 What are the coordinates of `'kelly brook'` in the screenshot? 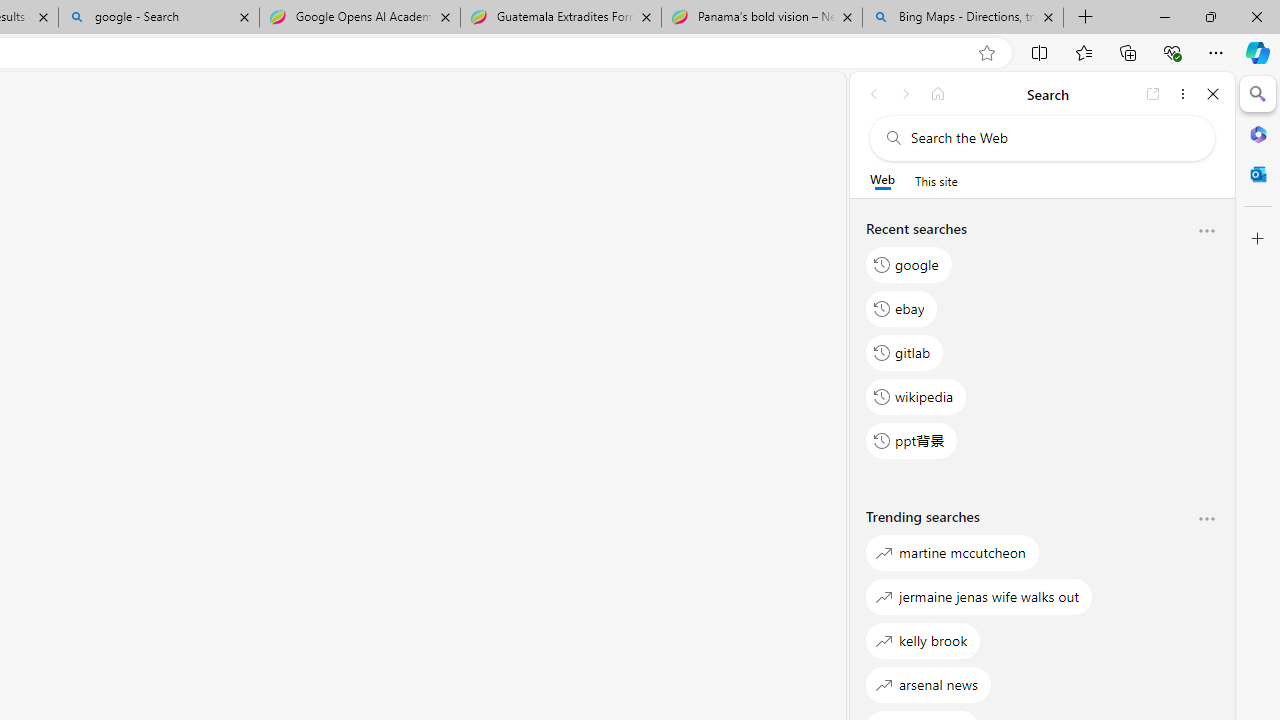 It's located at (922, 640).